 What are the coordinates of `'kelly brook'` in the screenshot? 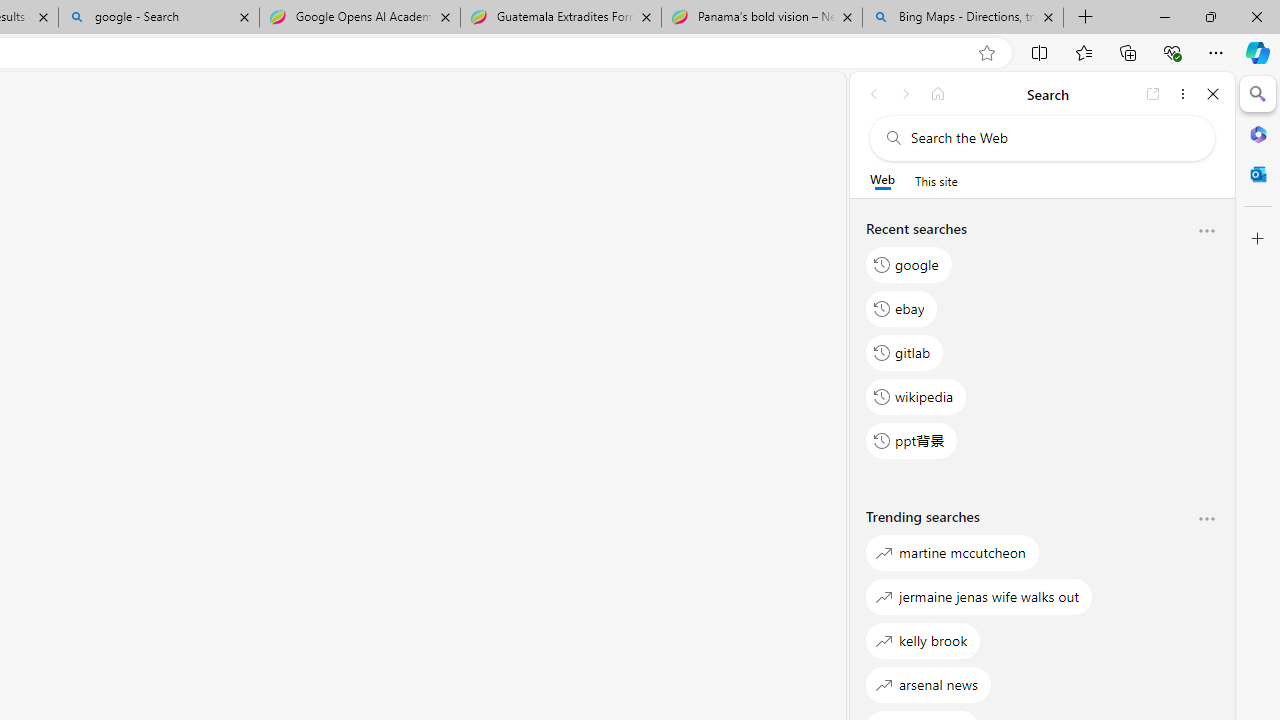 It's located at (922, 640).